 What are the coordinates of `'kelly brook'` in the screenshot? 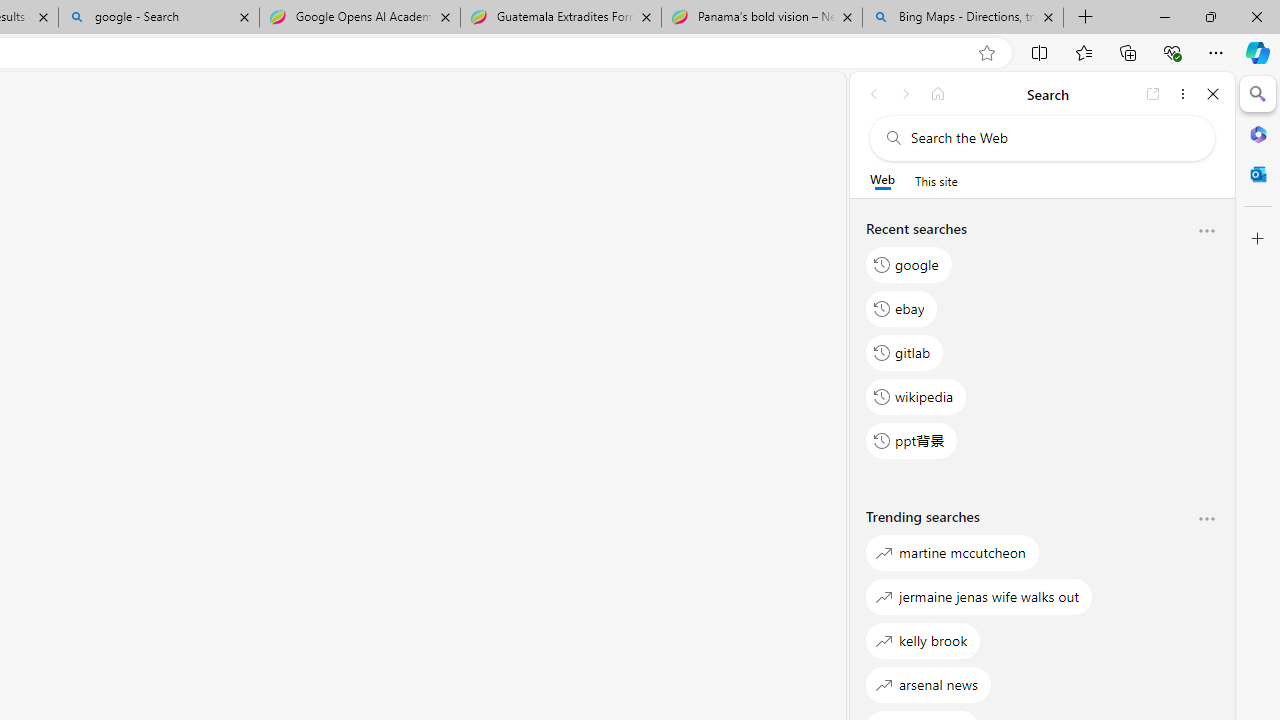 It's located at (922, 640).